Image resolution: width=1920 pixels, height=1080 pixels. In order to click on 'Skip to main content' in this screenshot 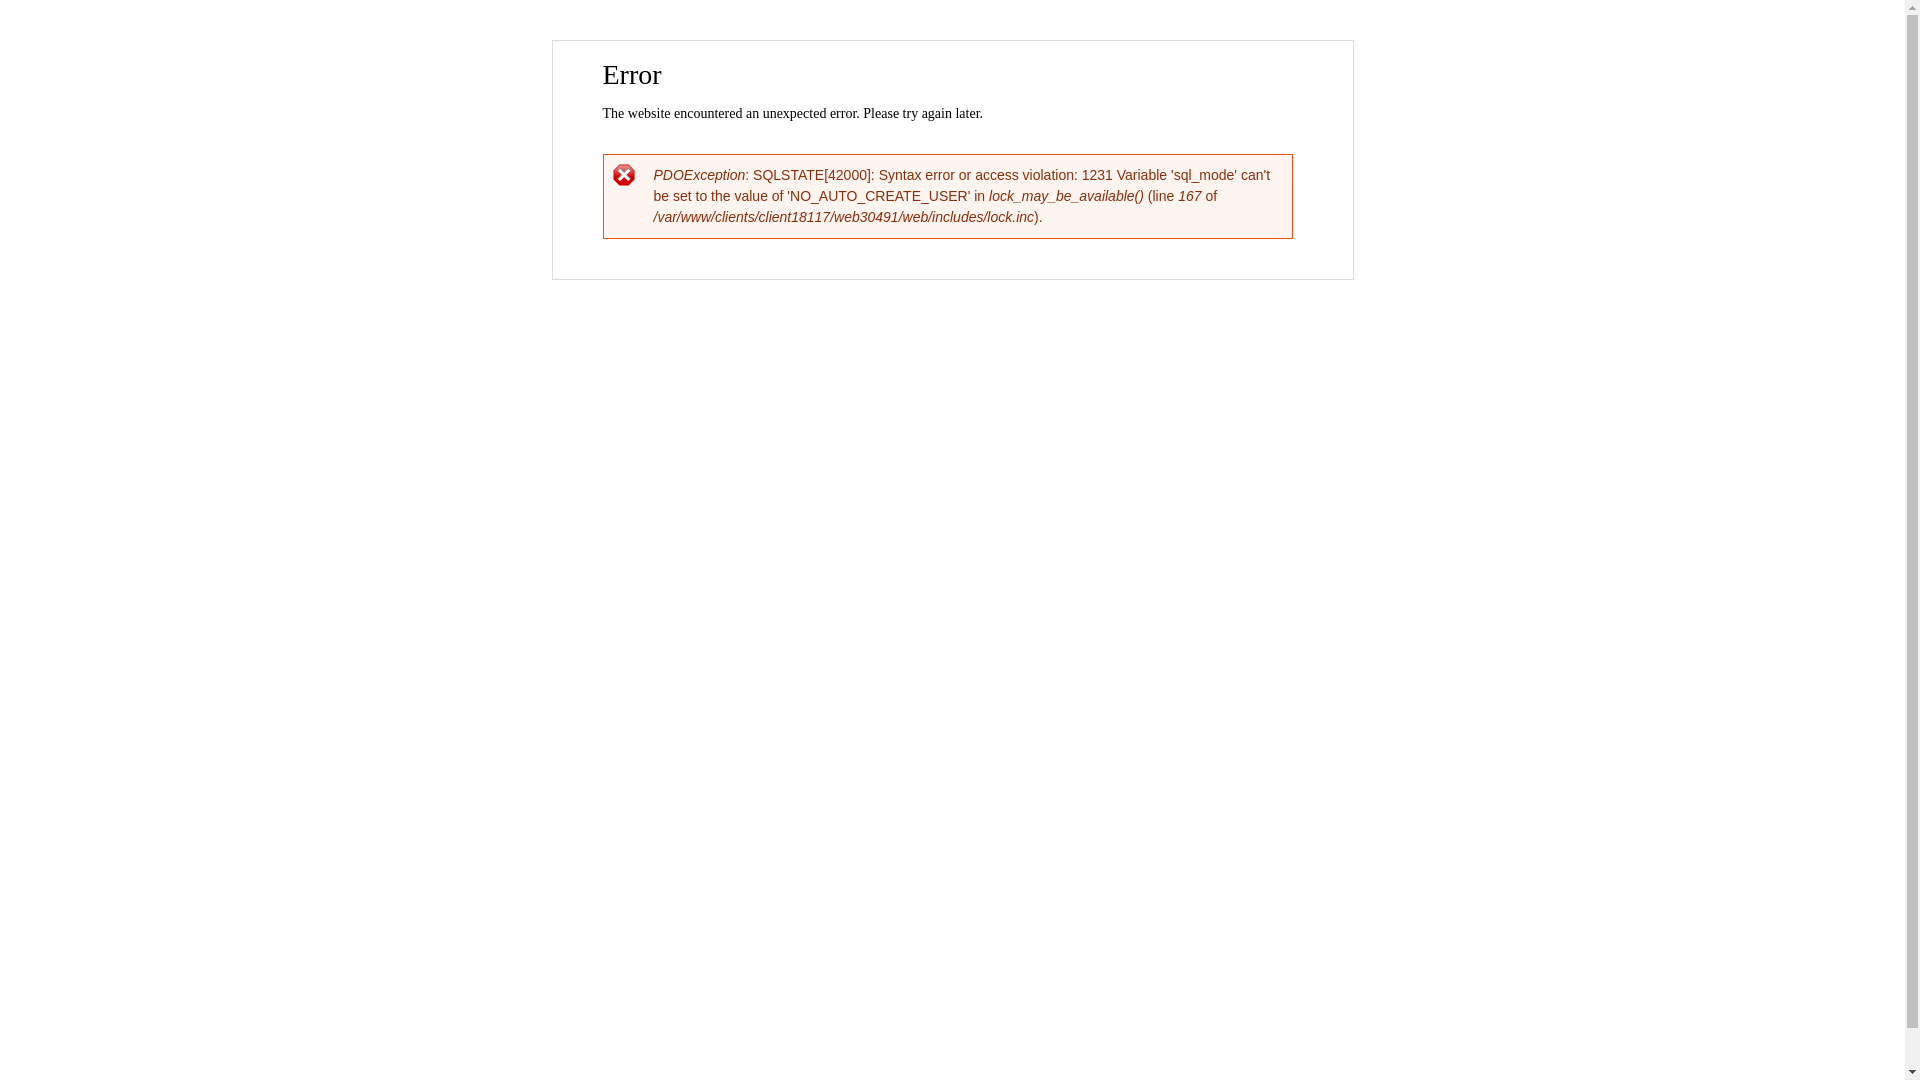, I will do `click(909, 42)`.